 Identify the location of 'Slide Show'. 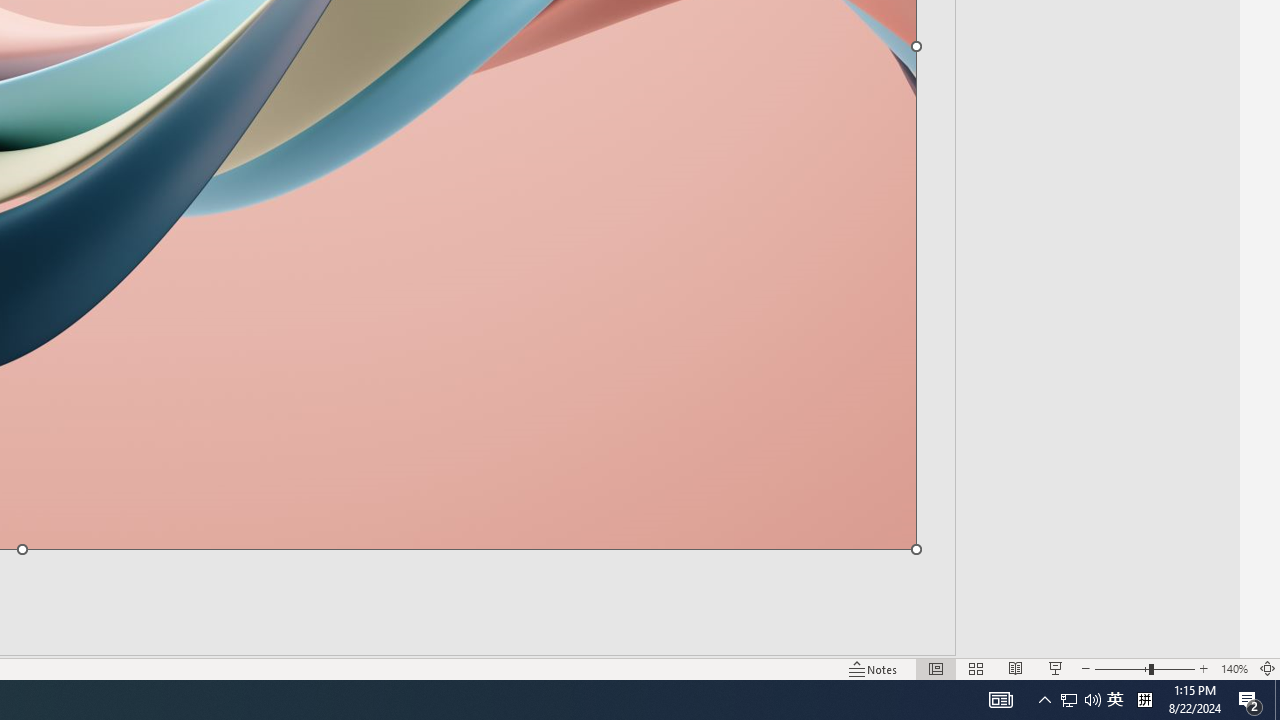
(1055, 669).